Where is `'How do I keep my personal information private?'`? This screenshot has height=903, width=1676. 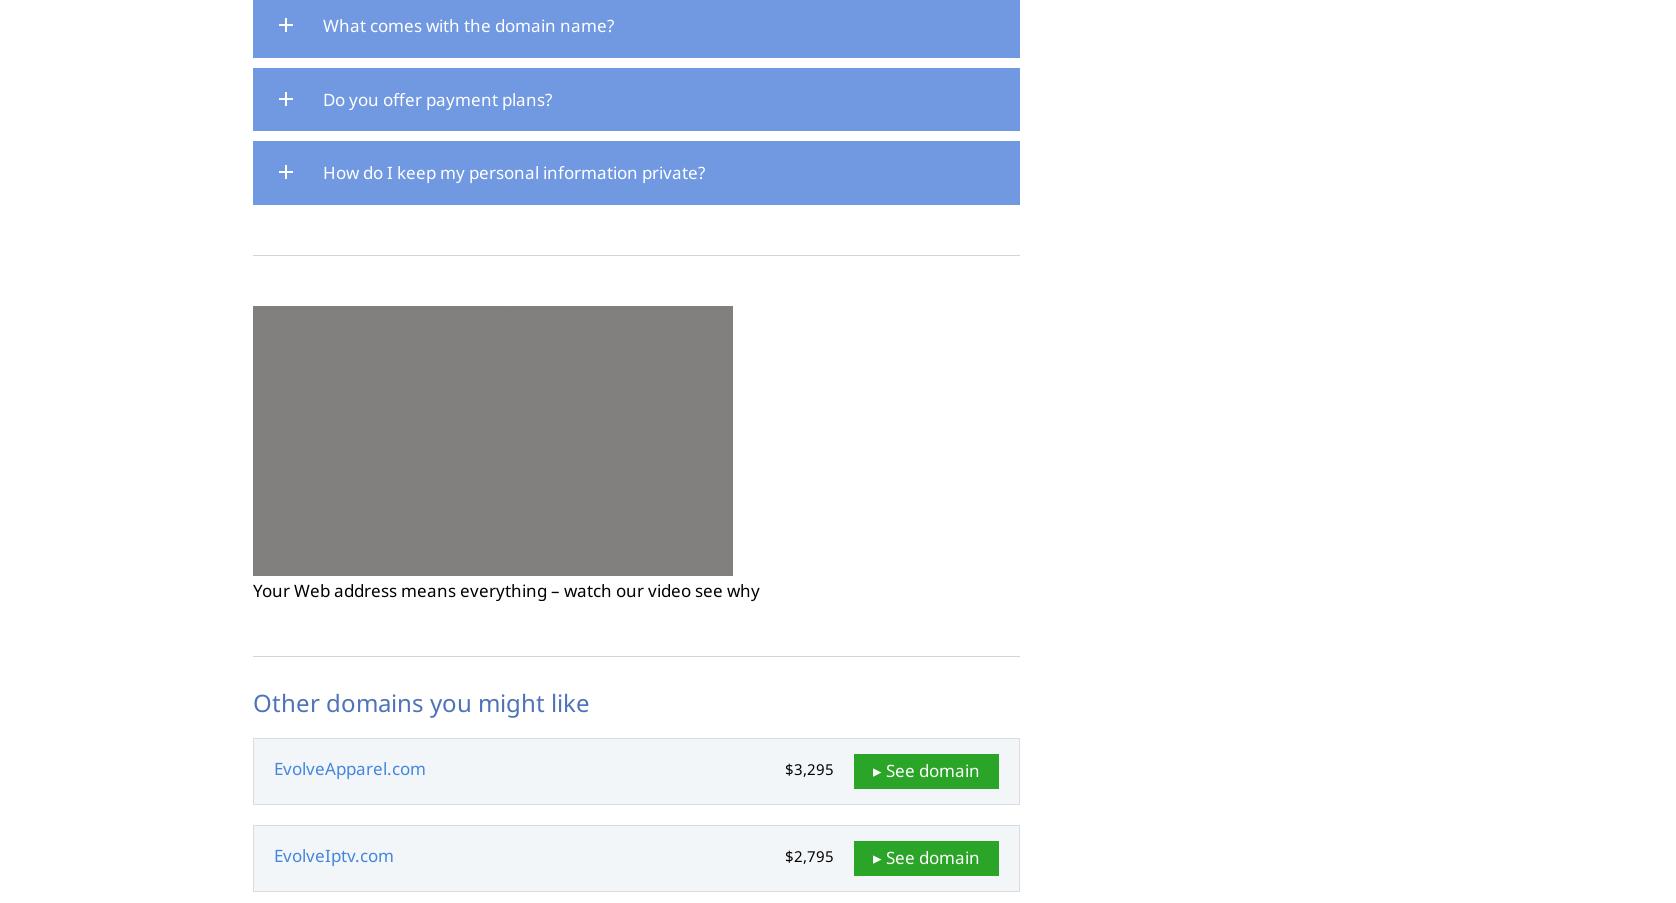 'How do I keep my personal information private?' is located at coordinates (514, 171).